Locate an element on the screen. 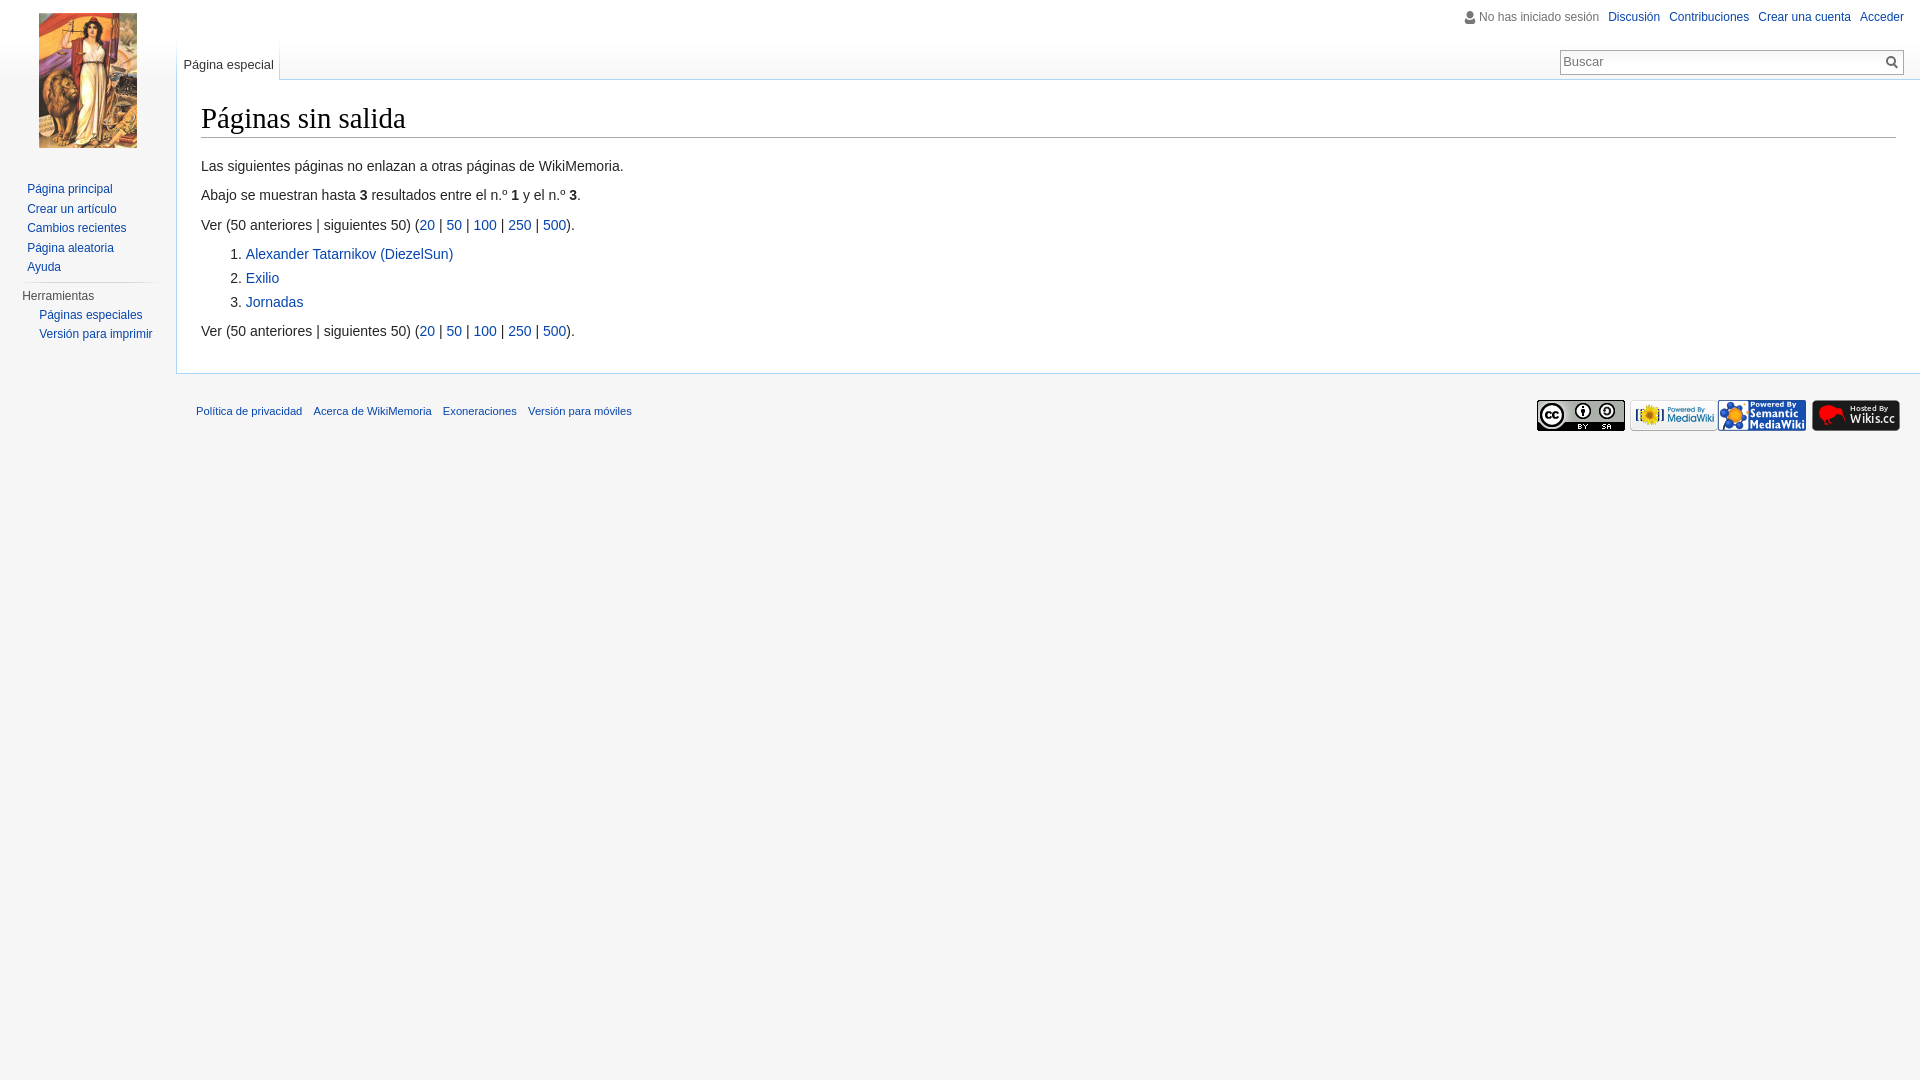 The height and width of the screenshot is (1080, 1920). 'Crear una cuenta' is located at coordinates (1804, 16).